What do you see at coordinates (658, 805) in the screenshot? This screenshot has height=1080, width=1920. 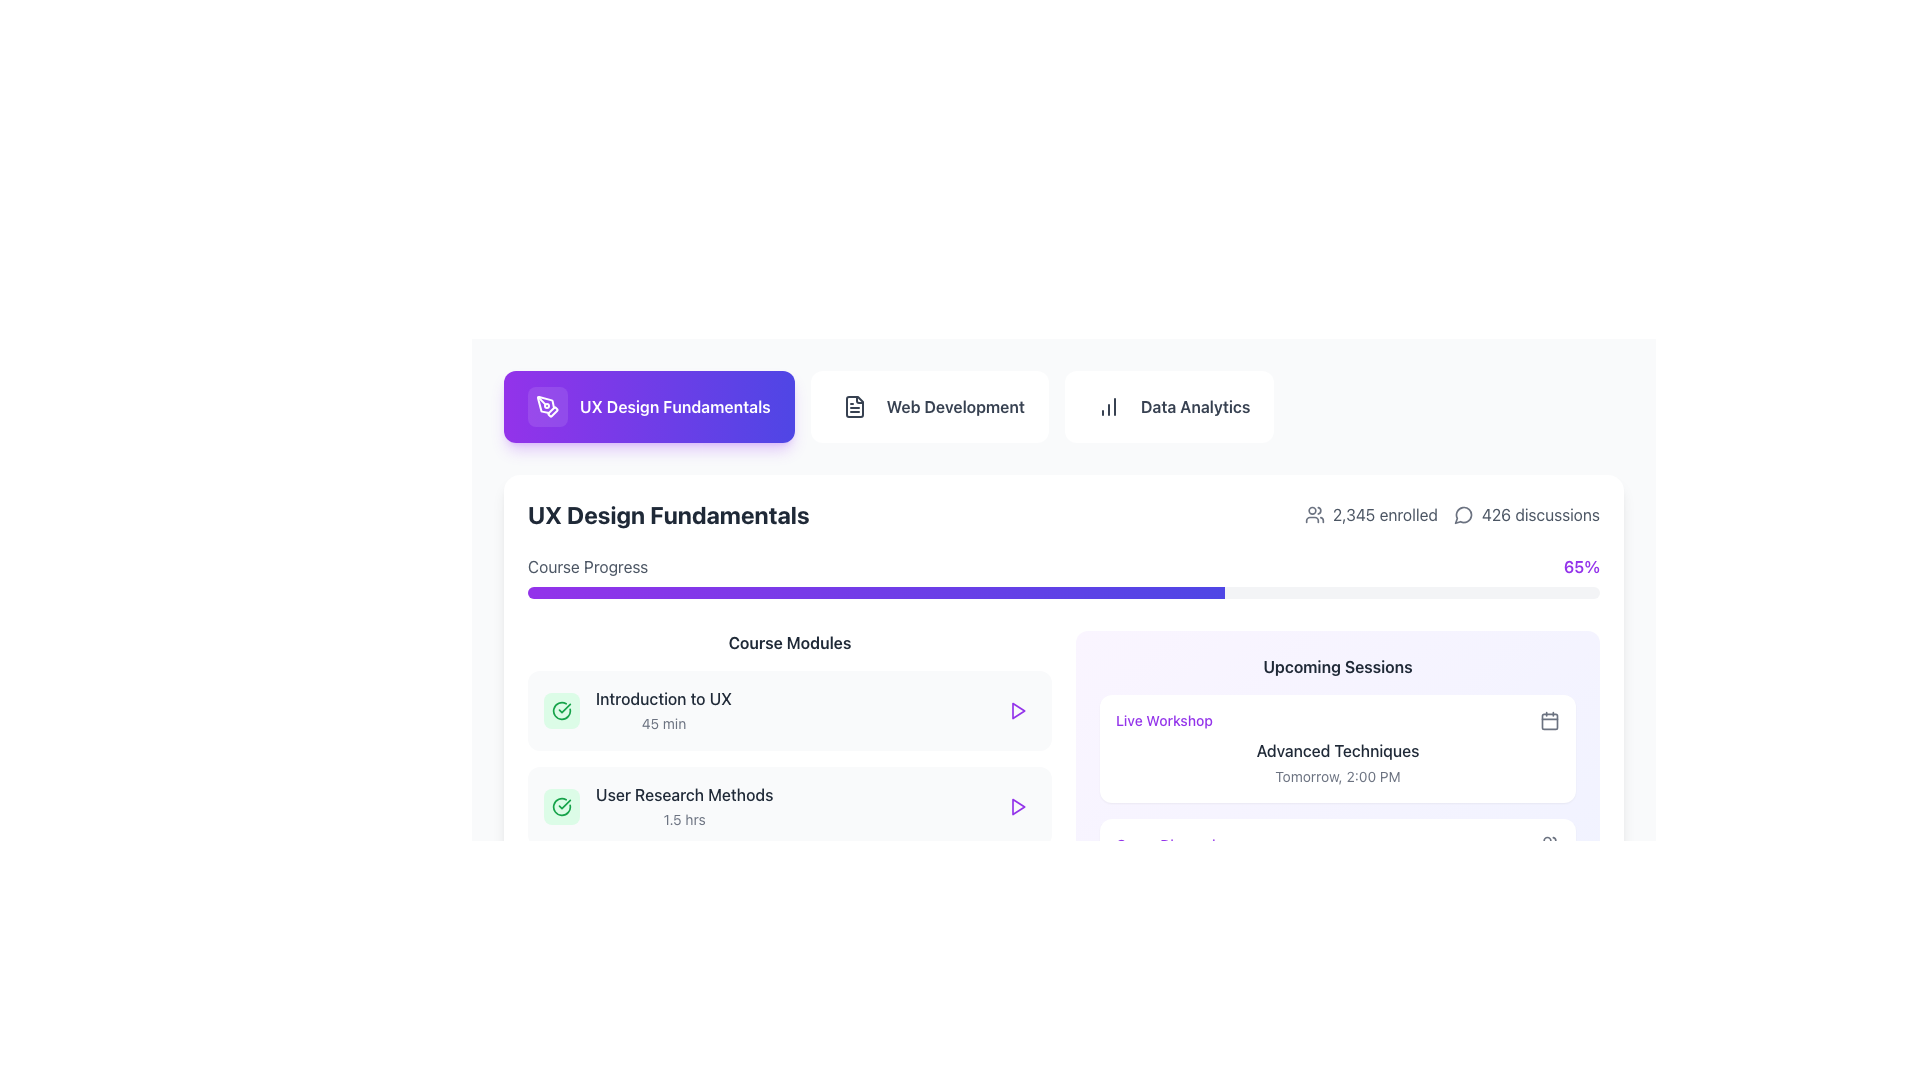 I see `the List item displaying 'User Research Methods' with a green background and white checkmark icon` at bounding box center [658, 805].